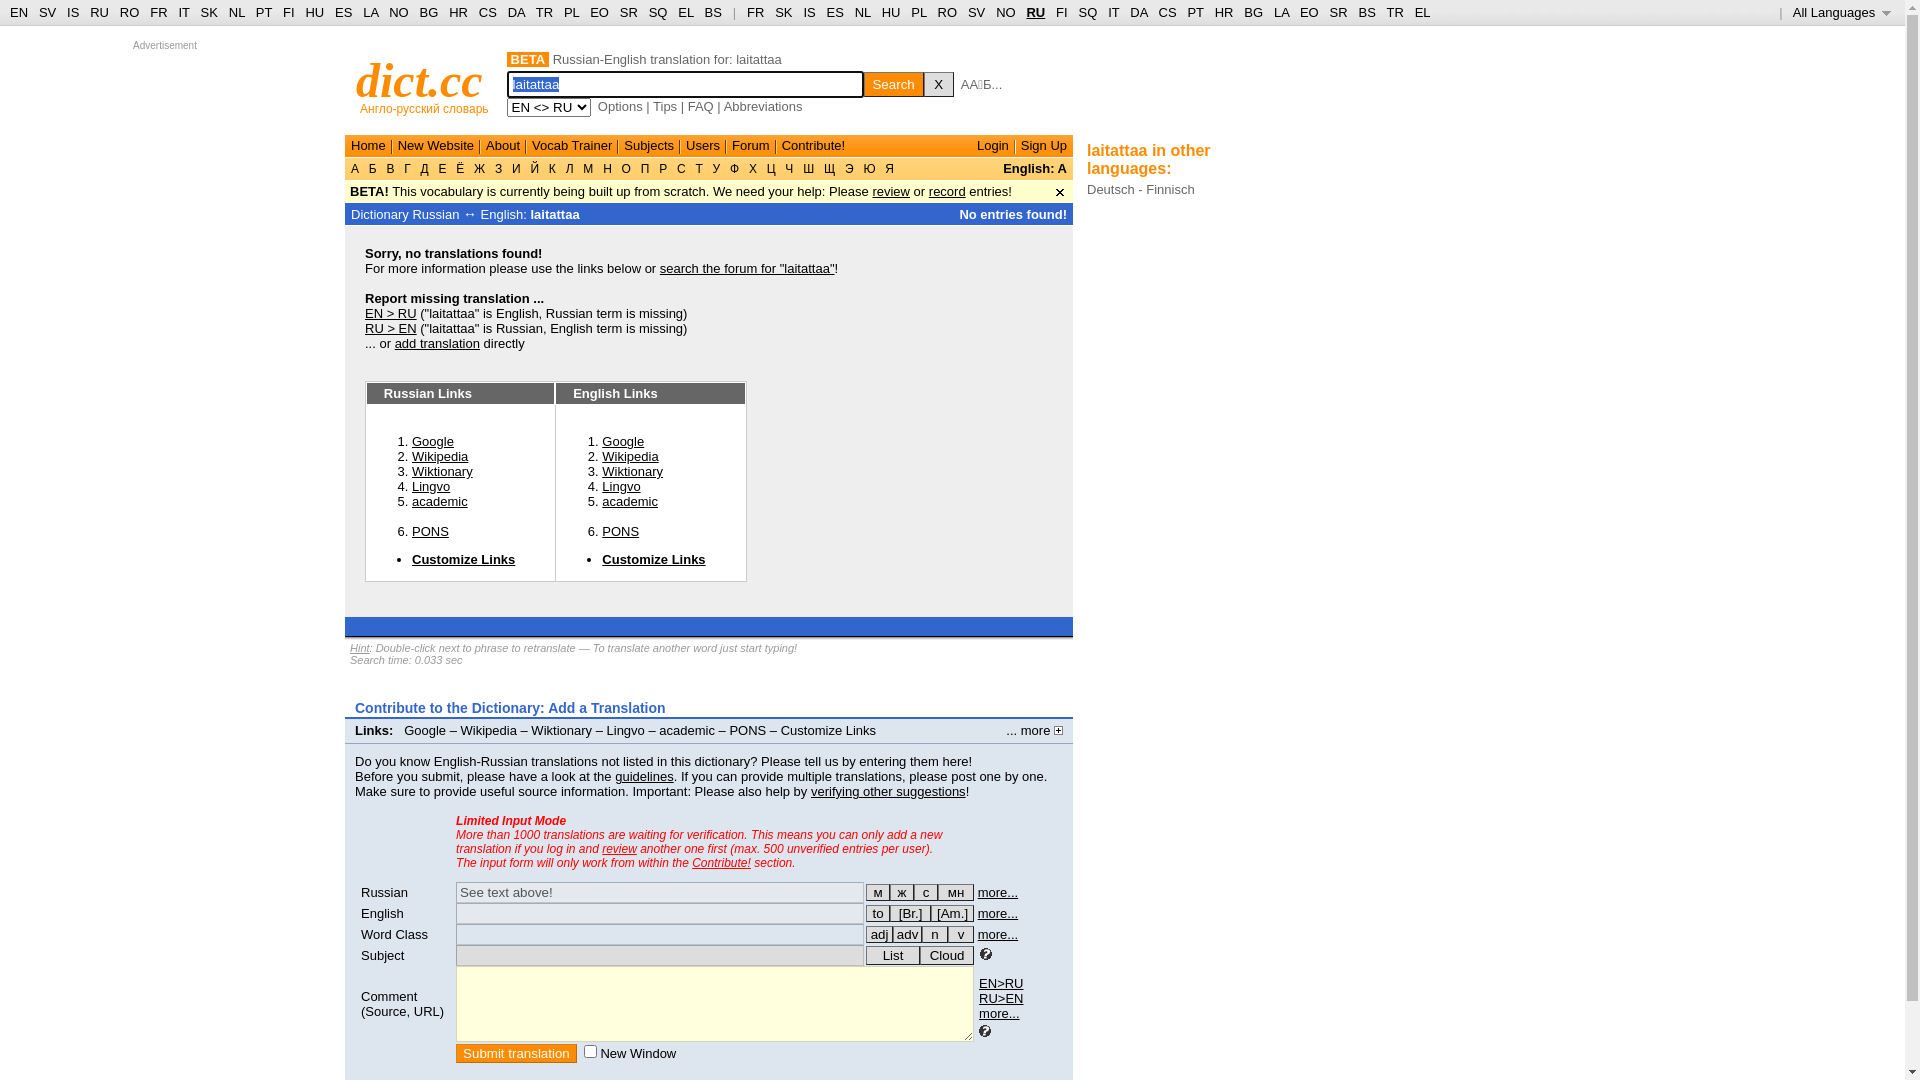 The image size is (1920, 1080). What do you see at coordinates (1421, 12) in the screenshot?
I see `'EL'` at bounding box center [1421, 12].